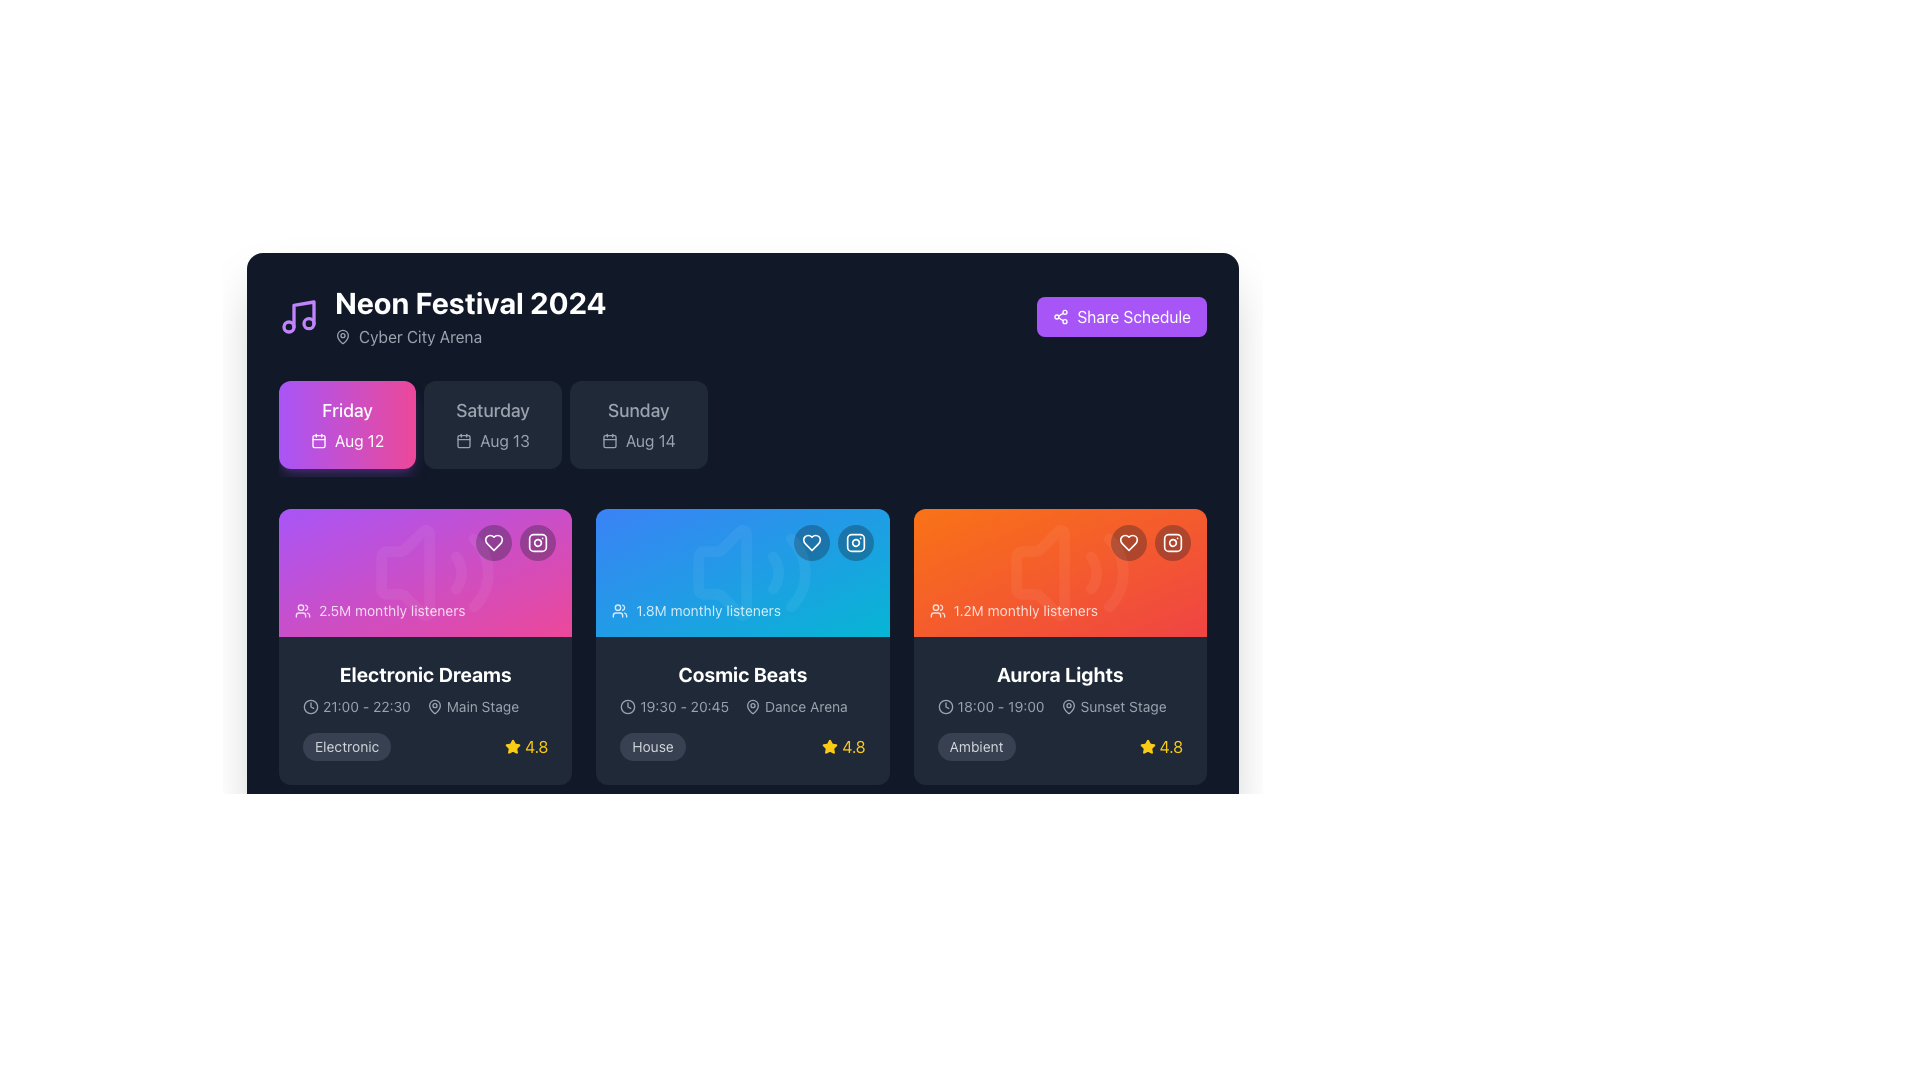 The image size is (1920, 1080). Describe the element at coordinates (1128, 543) in the screenshot. I see `the heart-shaped favorite button to mark the 'Aurora Lights' event as favored` at that location.